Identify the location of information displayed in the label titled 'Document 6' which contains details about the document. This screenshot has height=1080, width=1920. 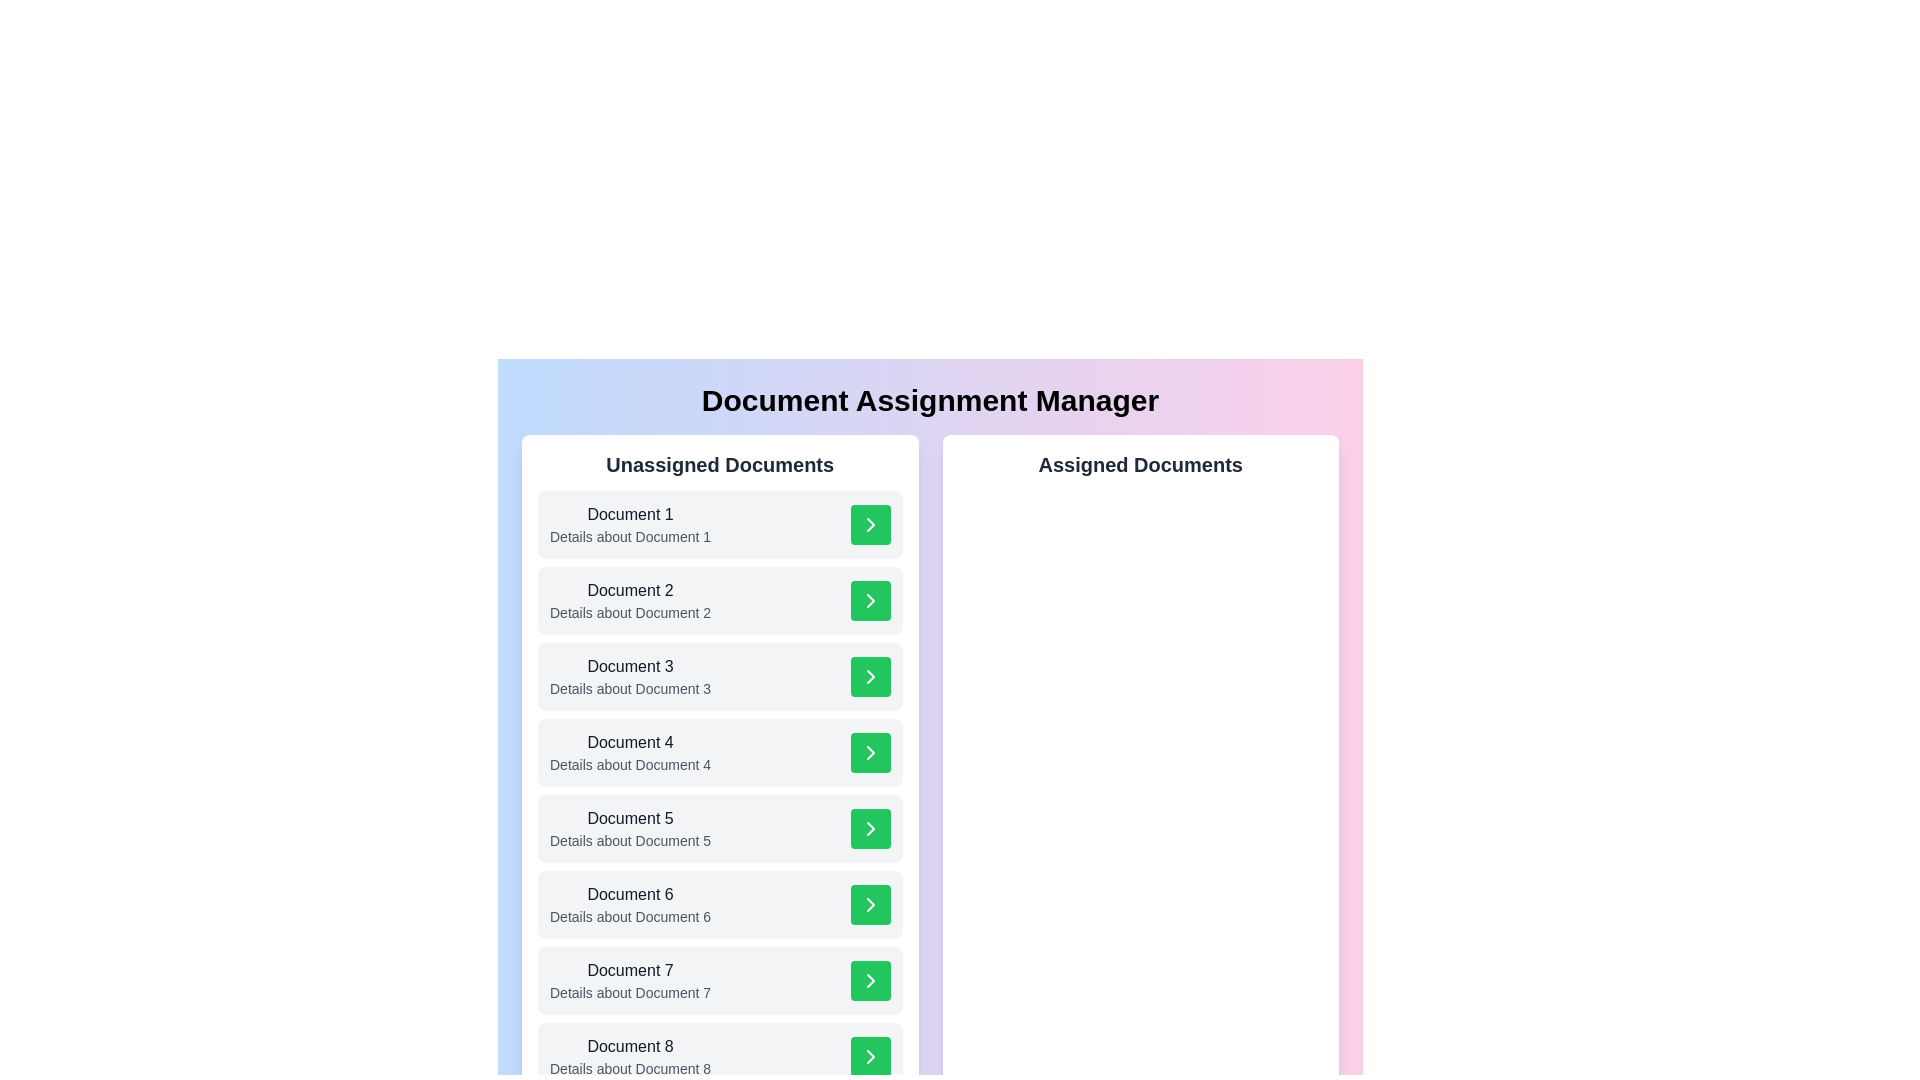
(629, 905).